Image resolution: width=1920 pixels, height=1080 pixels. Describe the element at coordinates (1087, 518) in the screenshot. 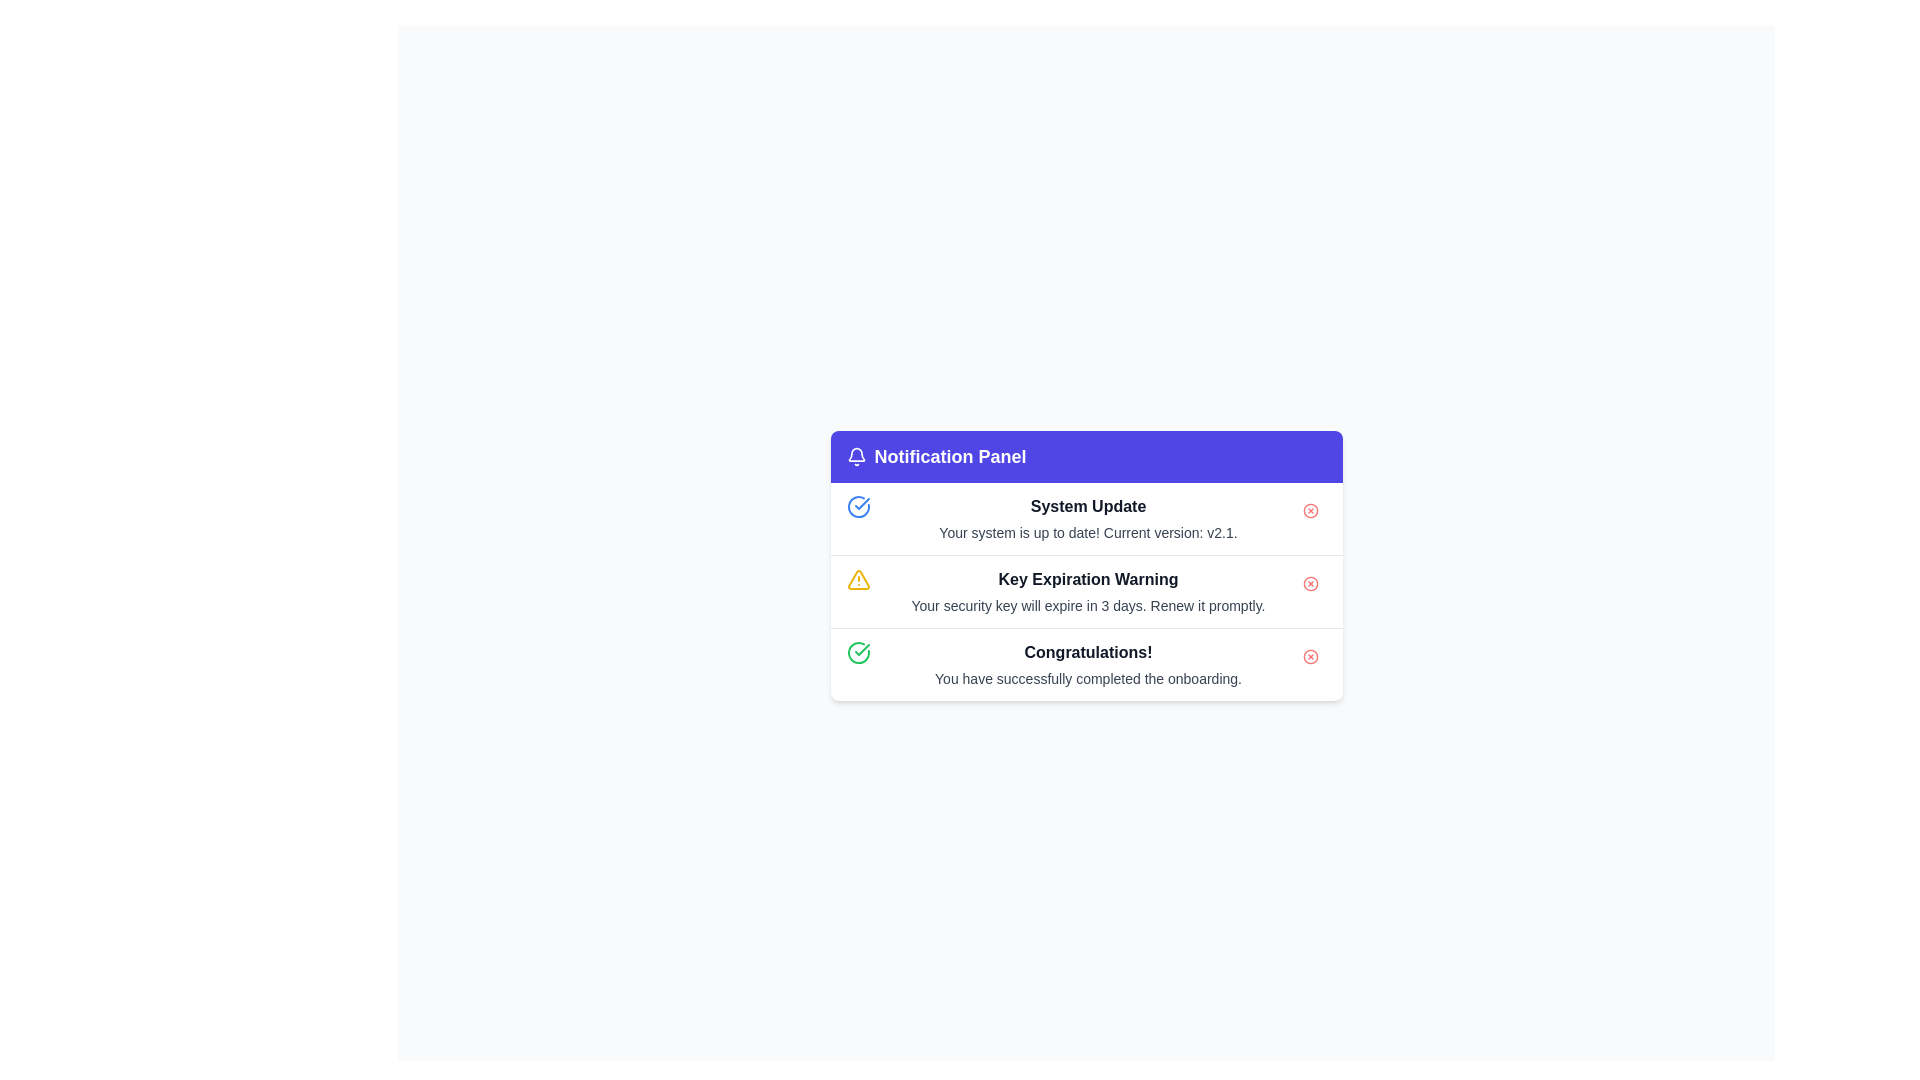

I see `the 'System Update' text section which displays the message 'Your system is up to date! Current version: v2.1.' in a notification card` at that location.